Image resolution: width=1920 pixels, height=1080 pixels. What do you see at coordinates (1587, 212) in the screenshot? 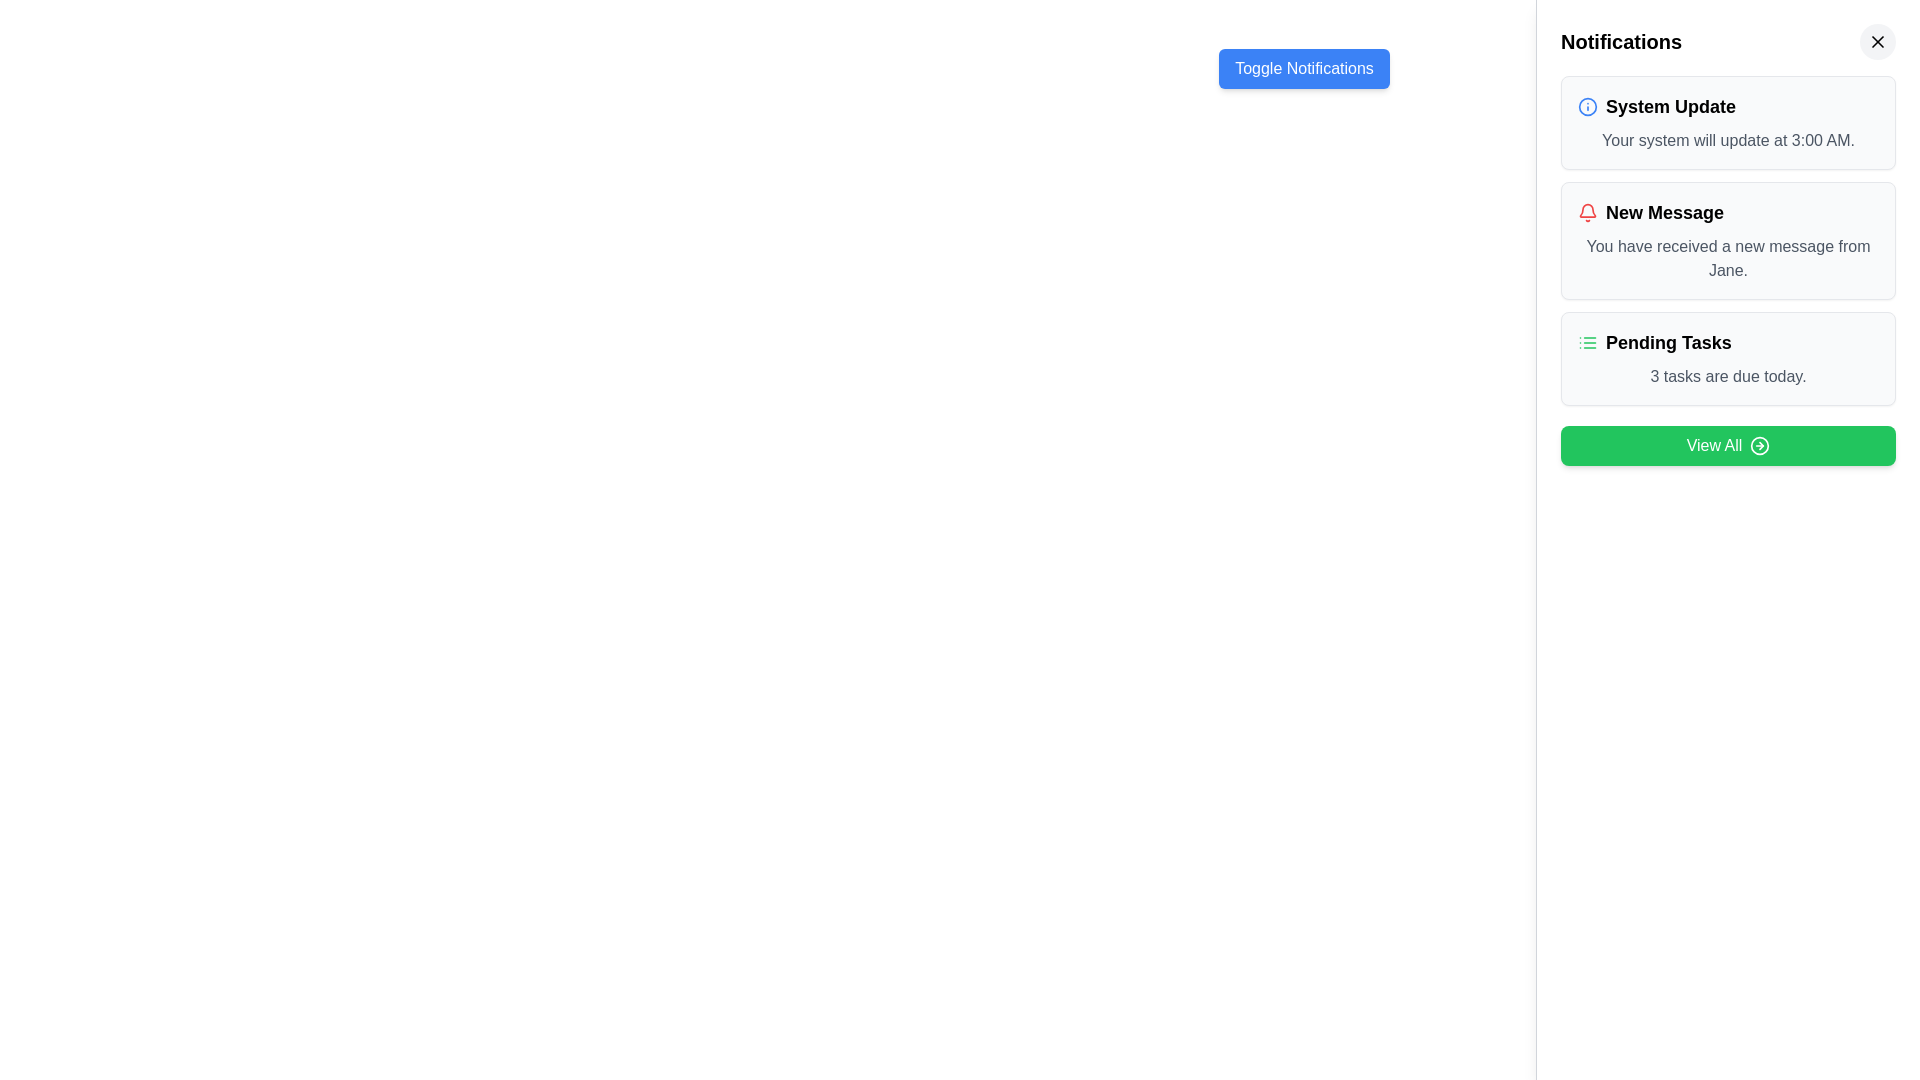
I see `the red bell icon representing notifications located in the 'New Message' card, which is the first element to the left of the title text` at bounding box center [1587, 212].